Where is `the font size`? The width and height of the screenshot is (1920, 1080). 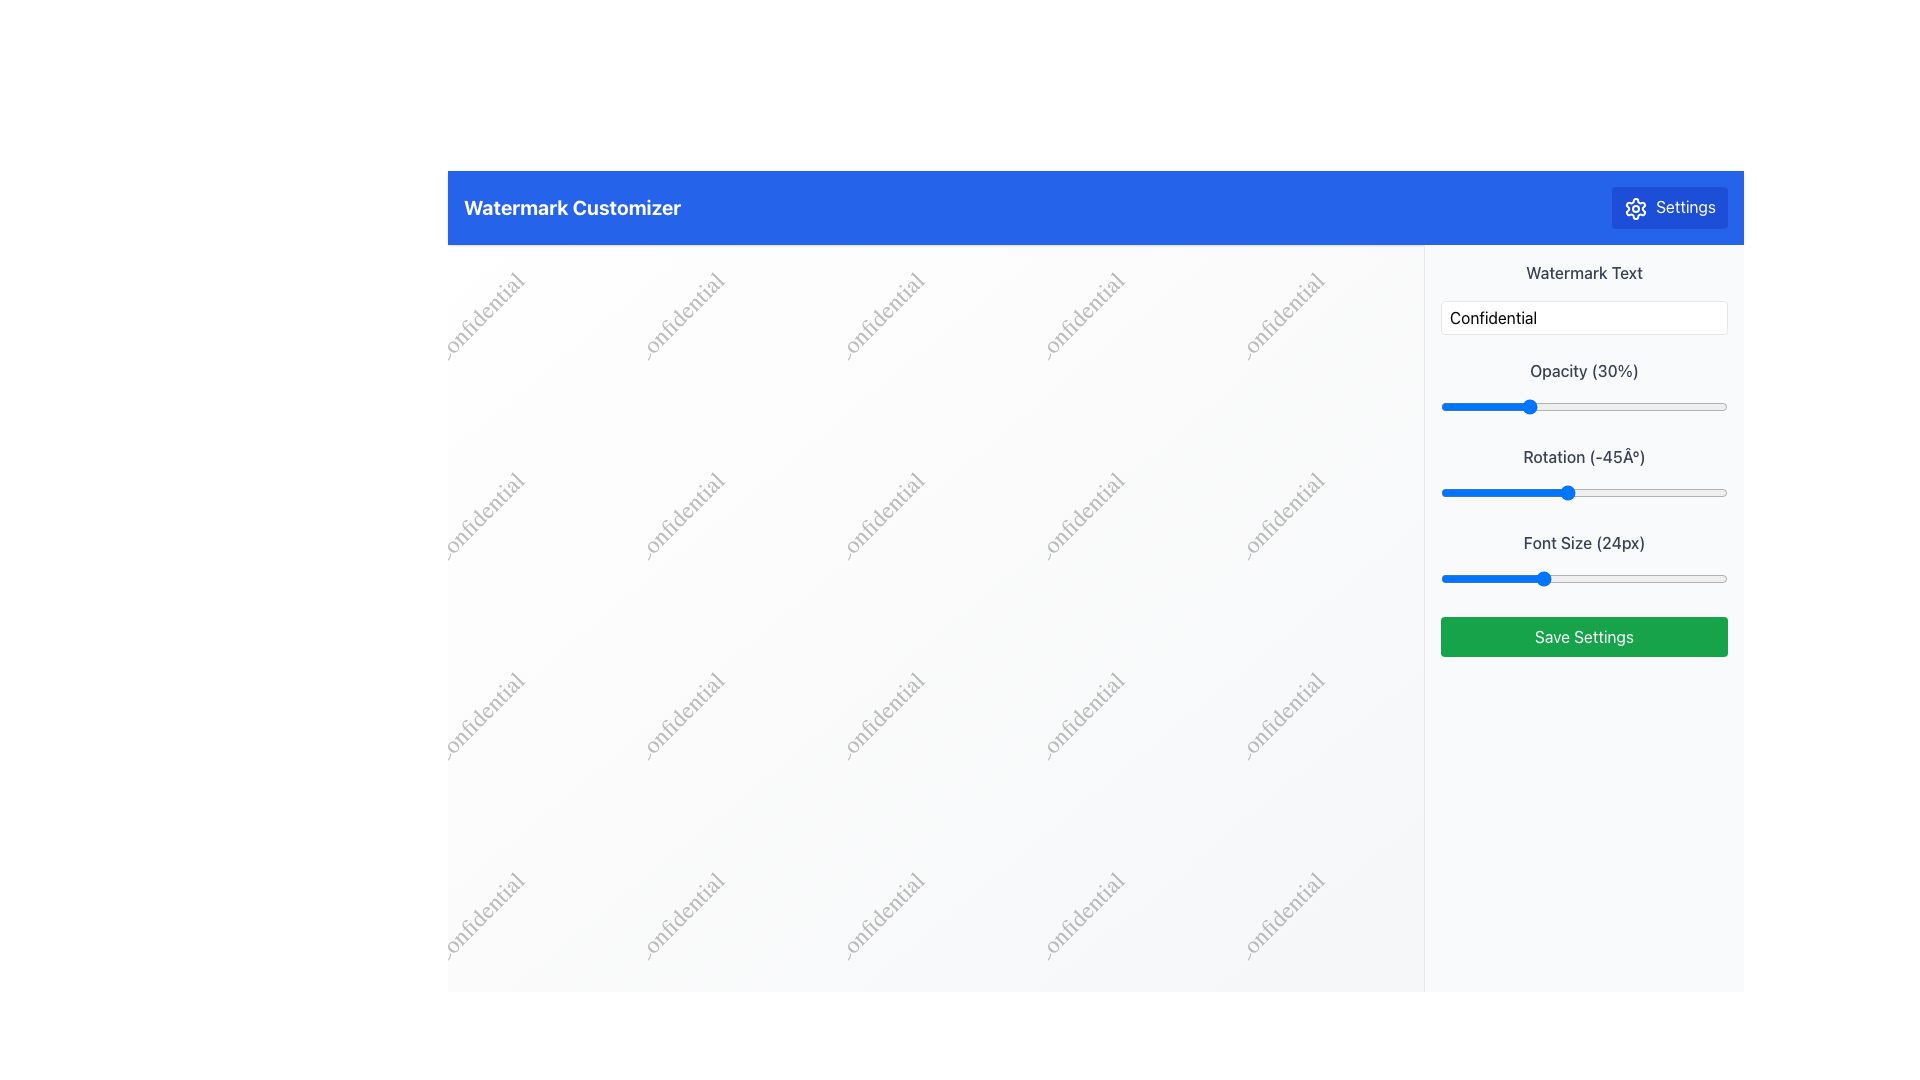
the font size is located at coordinates (1627, 578).